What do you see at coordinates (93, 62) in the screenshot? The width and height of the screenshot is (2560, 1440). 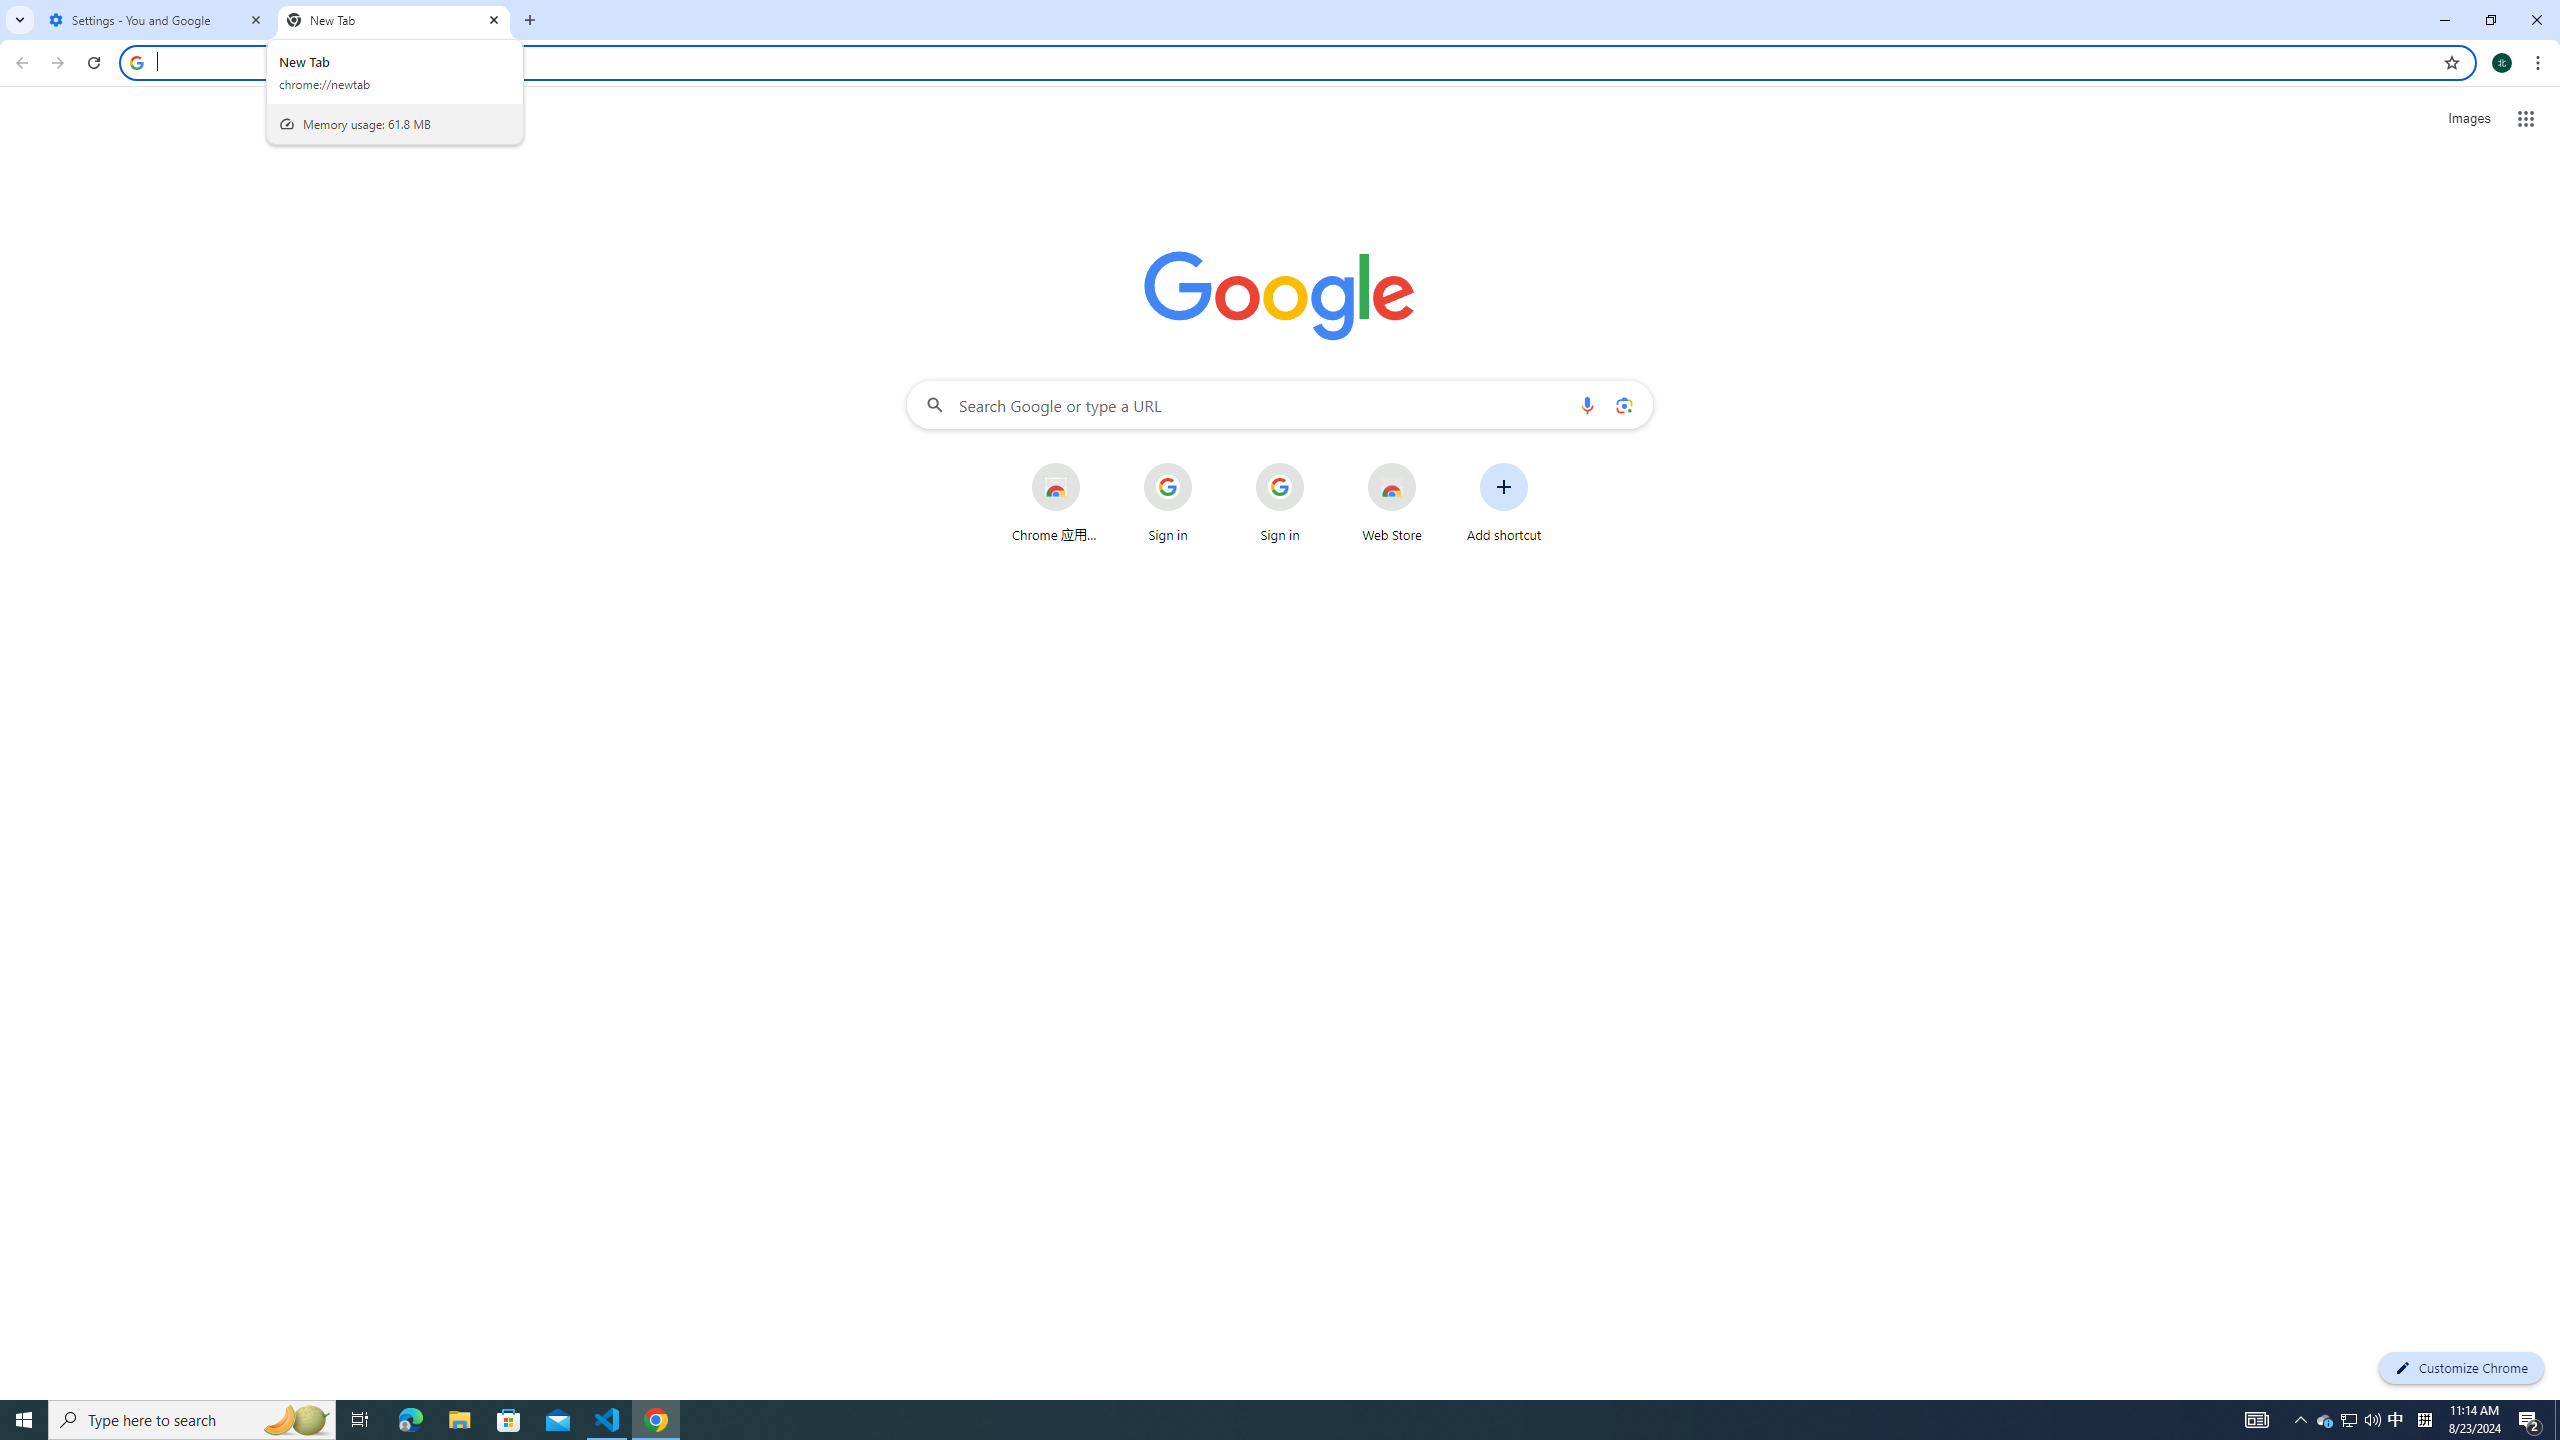 I see `'Reload'` at bounding box center [93, 62].